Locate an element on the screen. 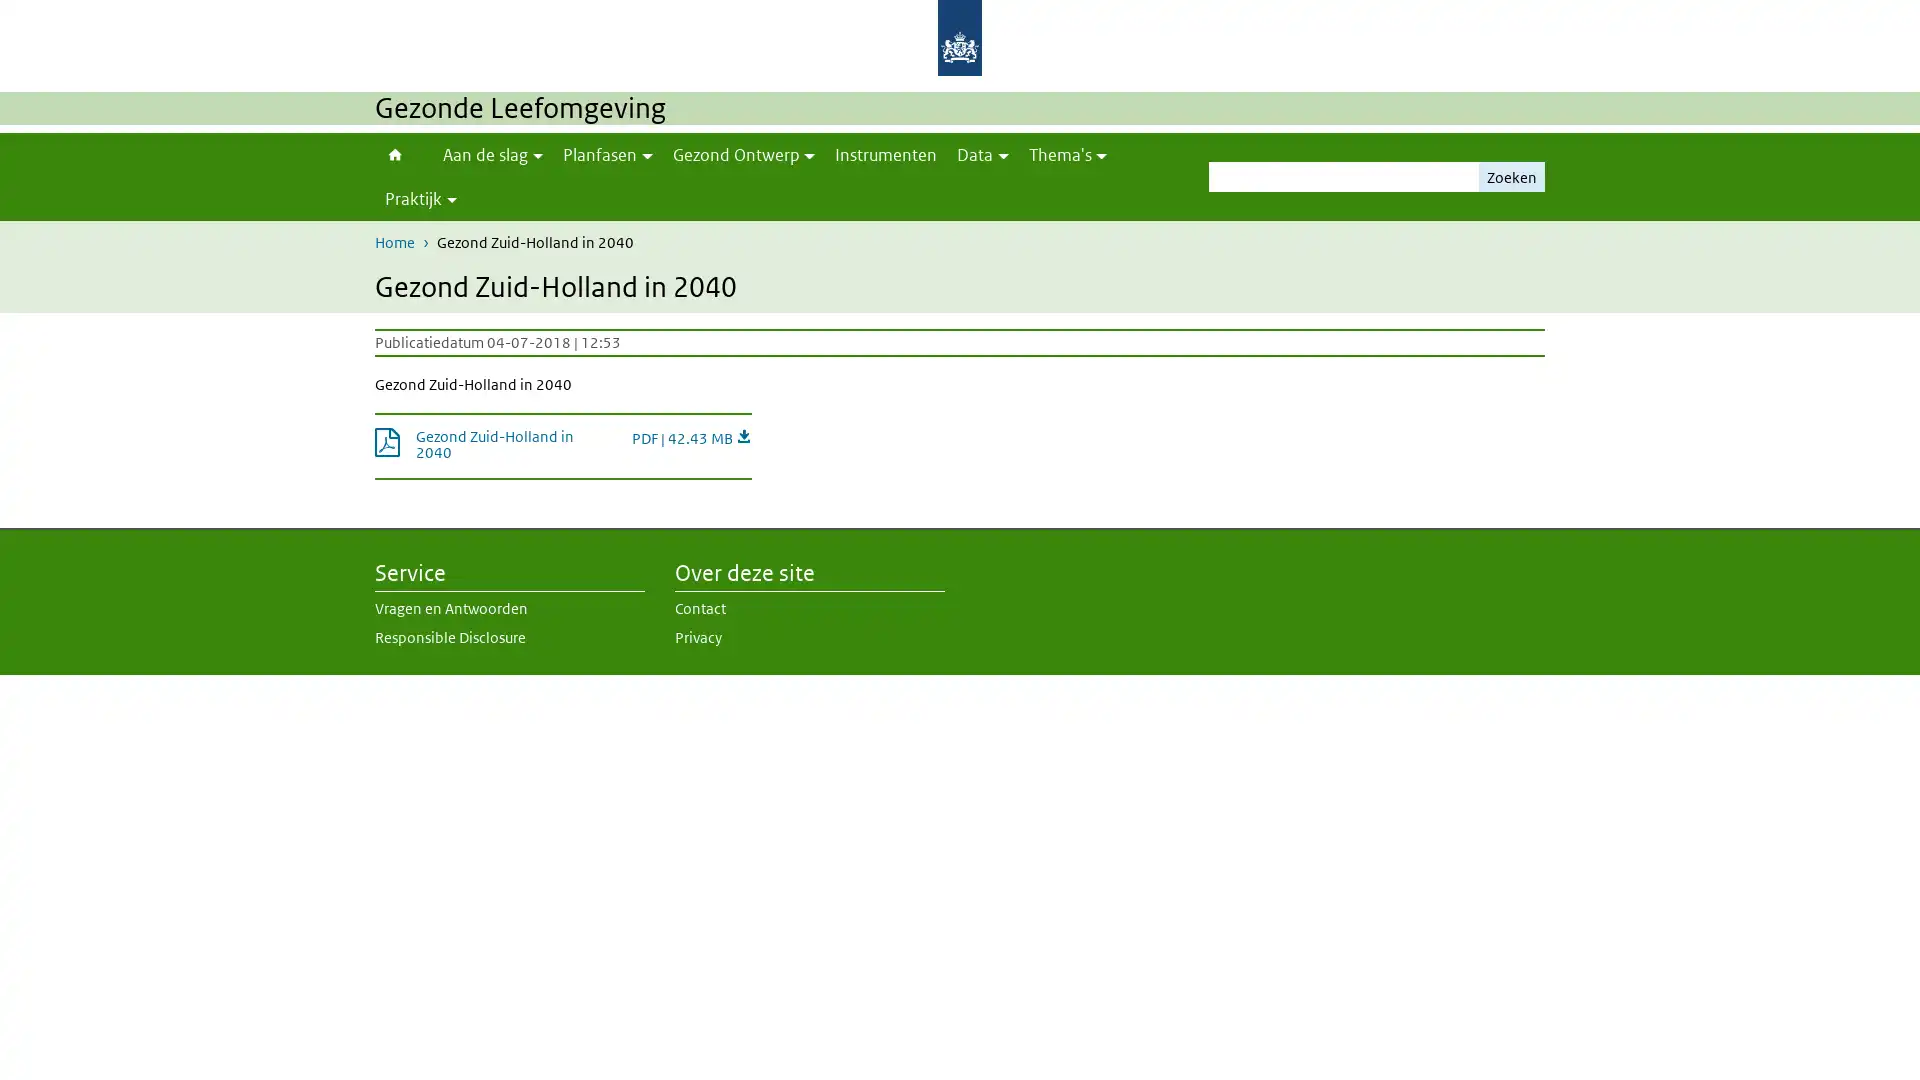 This screenshot has width=1920, height=1080. Zoeken is located at coordinates (1512, 176).